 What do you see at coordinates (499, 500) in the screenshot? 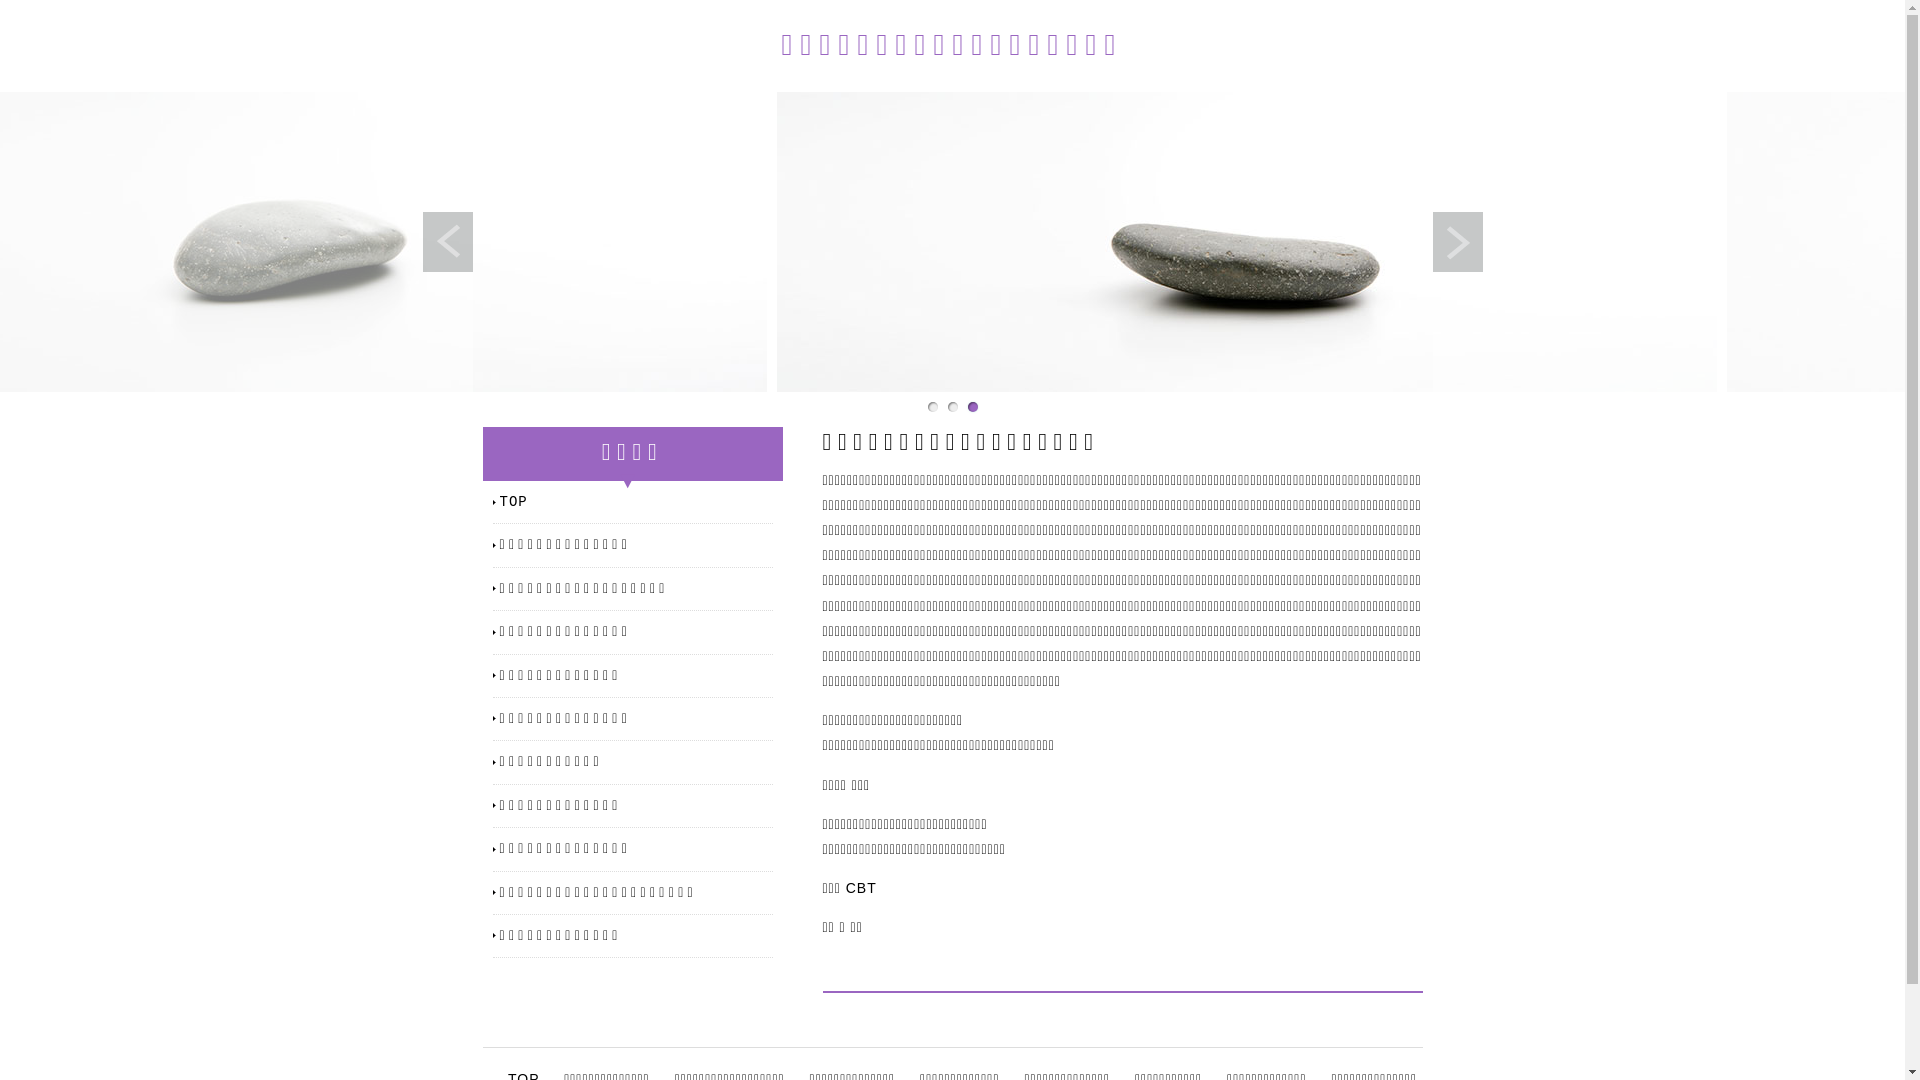
I see `'TOP'` at bounding box center [499, 500].